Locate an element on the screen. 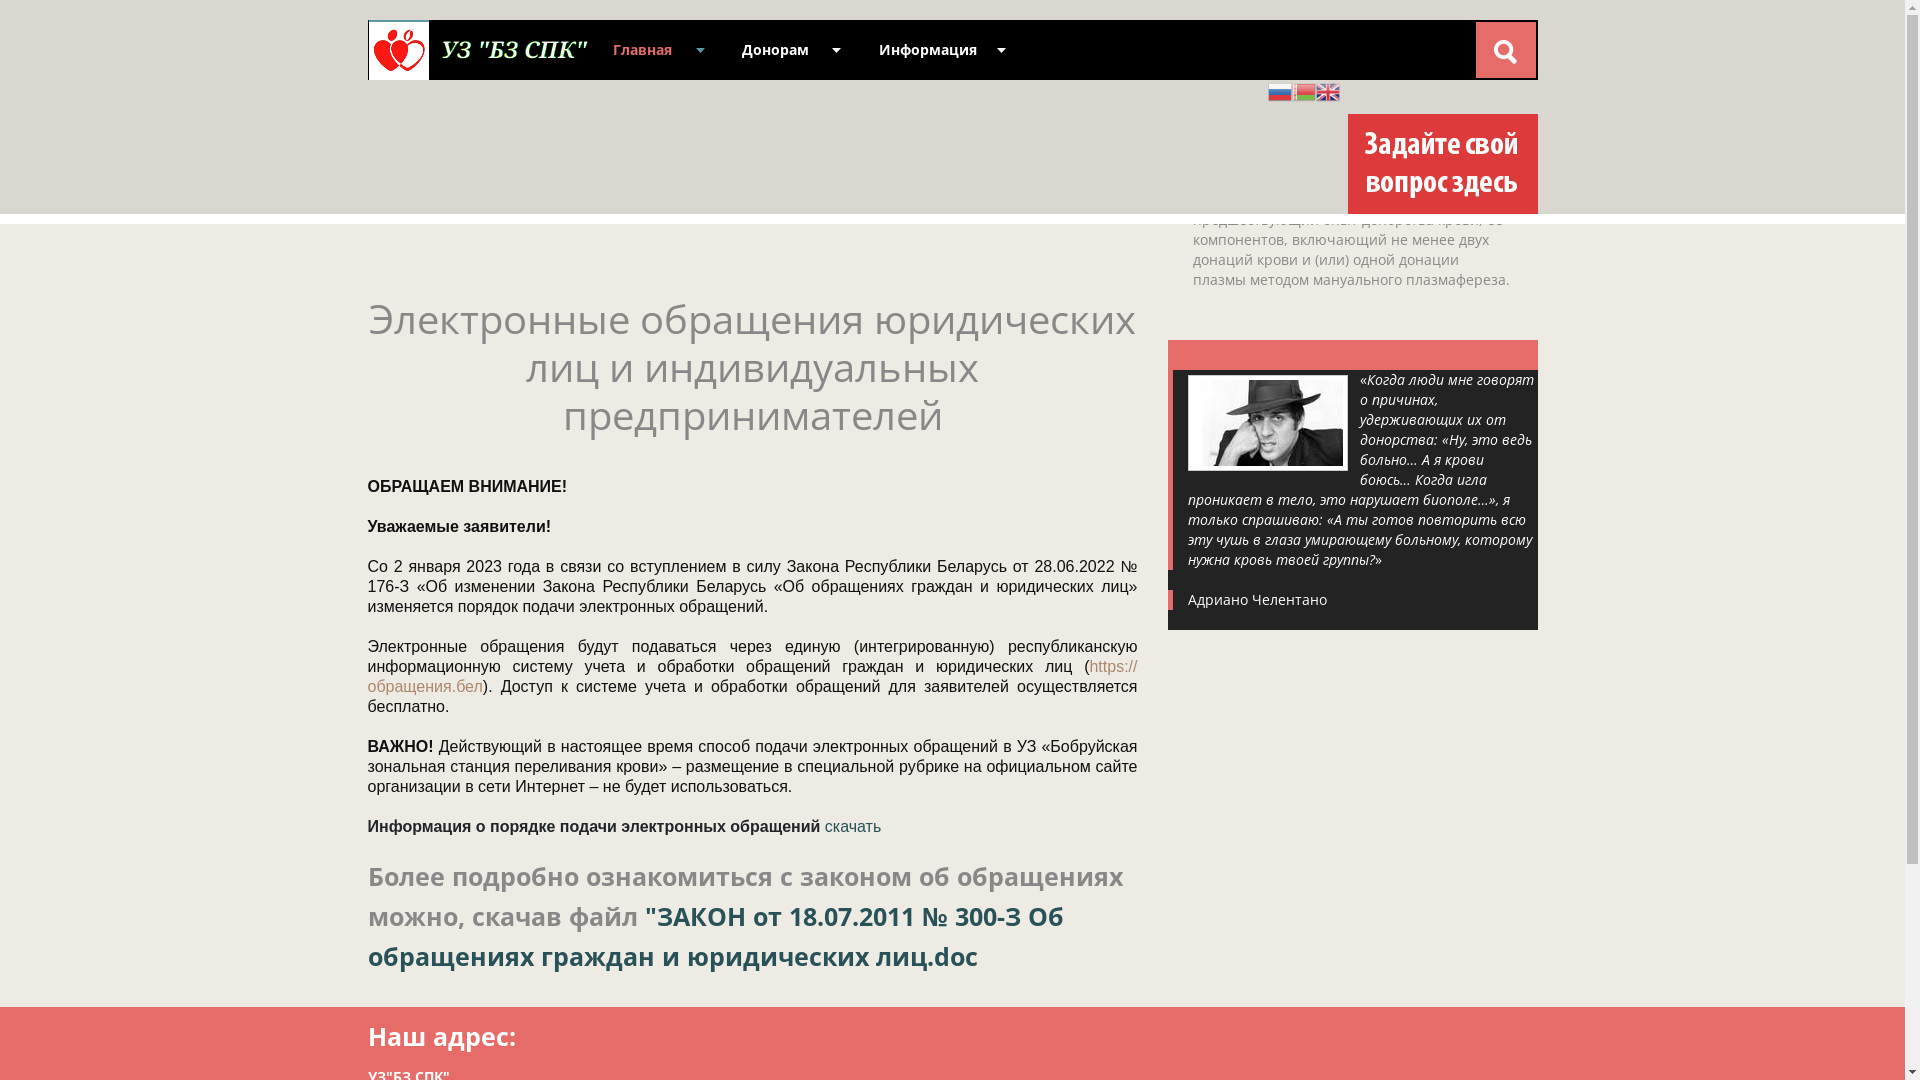  'Russian' is located at coordinates (1280, 90).